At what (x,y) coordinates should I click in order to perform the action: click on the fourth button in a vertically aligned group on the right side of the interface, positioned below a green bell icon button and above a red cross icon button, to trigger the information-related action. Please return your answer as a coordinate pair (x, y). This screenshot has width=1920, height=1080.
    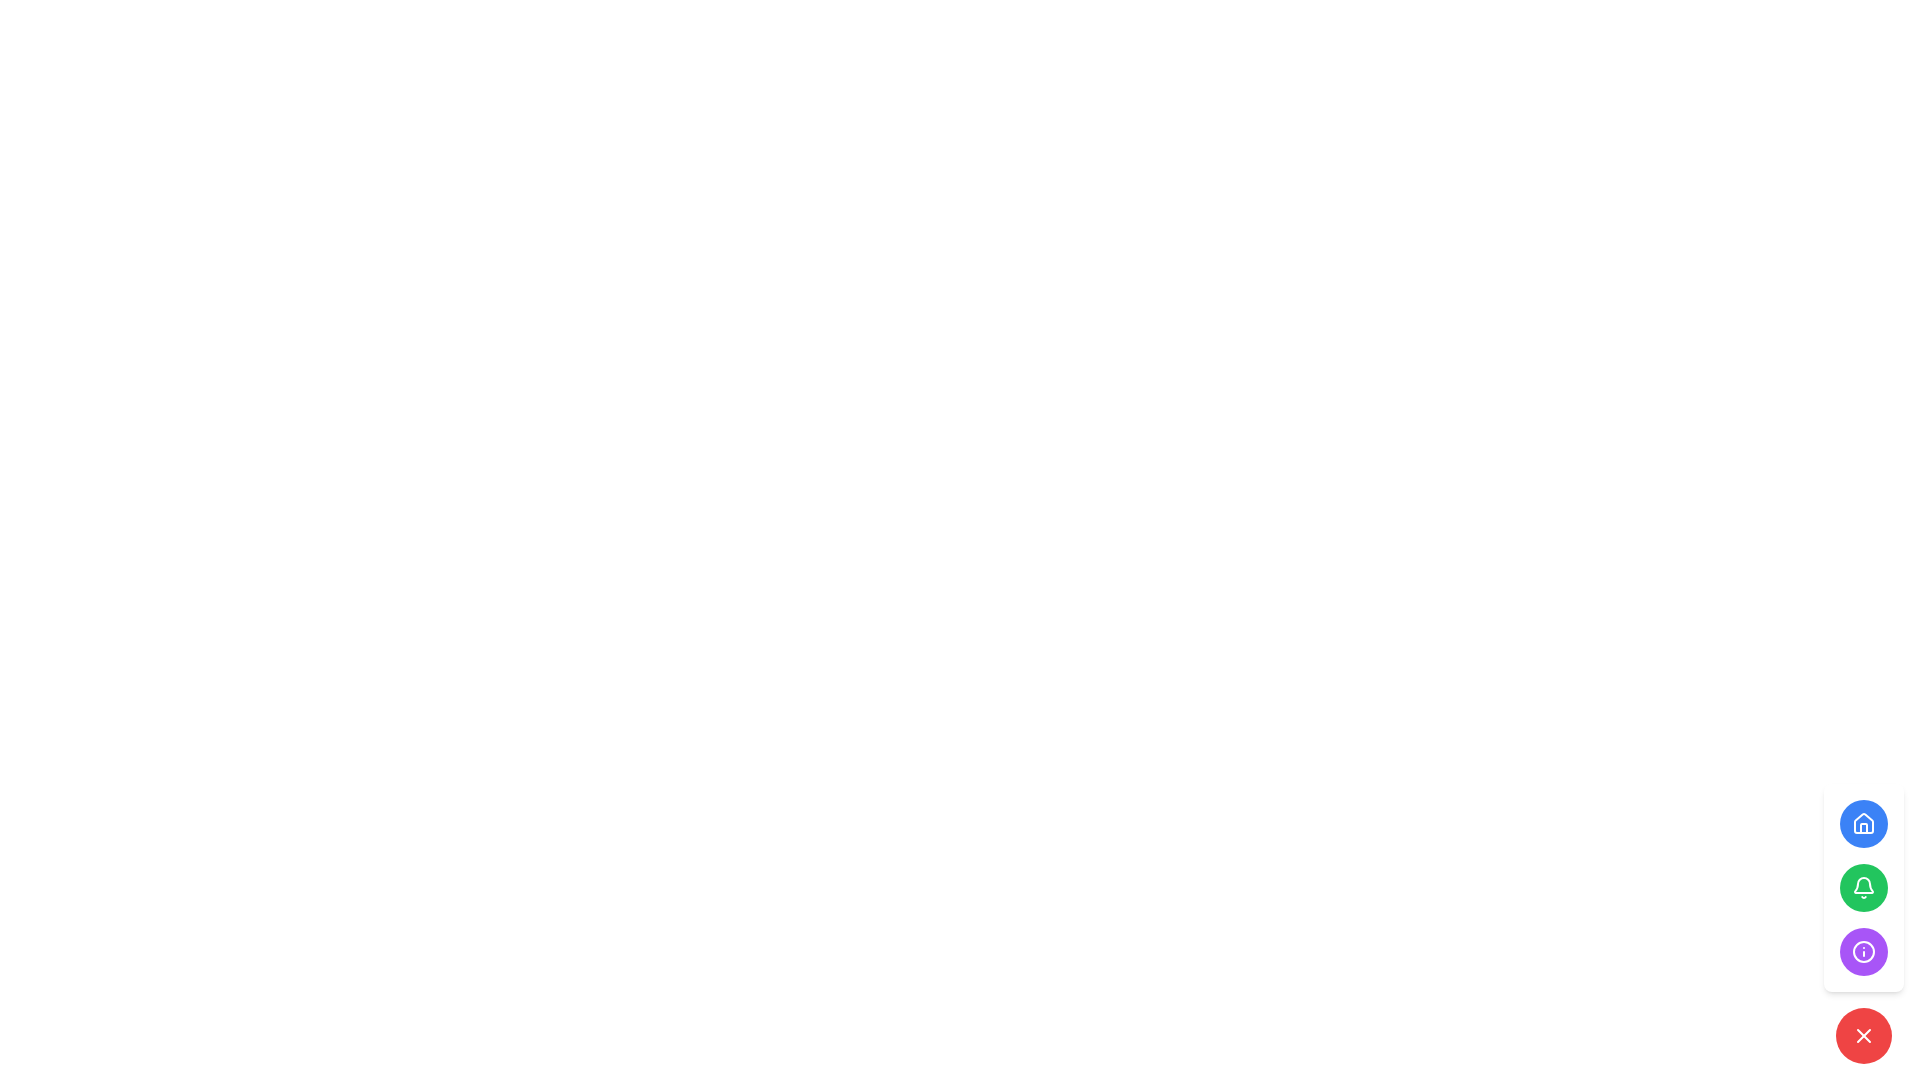
    Looking at the image, I should click on (1862, 951).